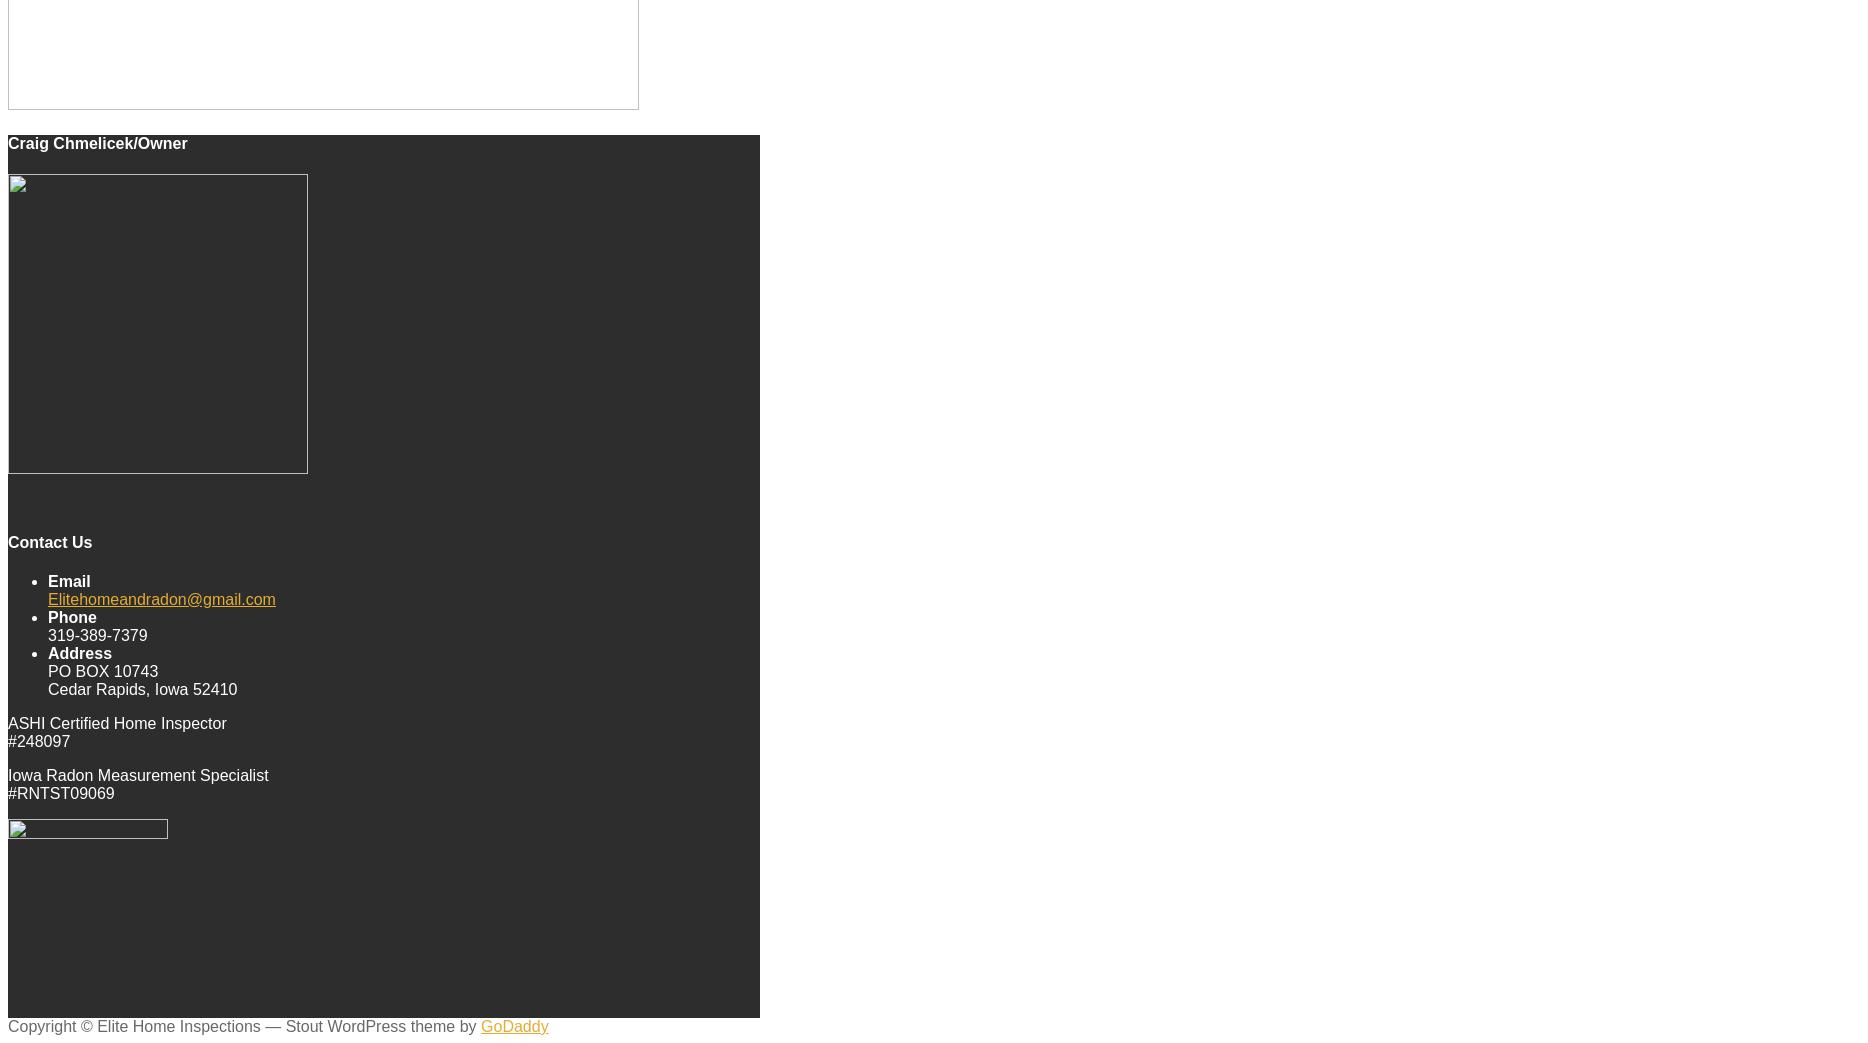  Describe the element at coordinates (79, 651) in the screenshot. I see `'Address'` at that location.